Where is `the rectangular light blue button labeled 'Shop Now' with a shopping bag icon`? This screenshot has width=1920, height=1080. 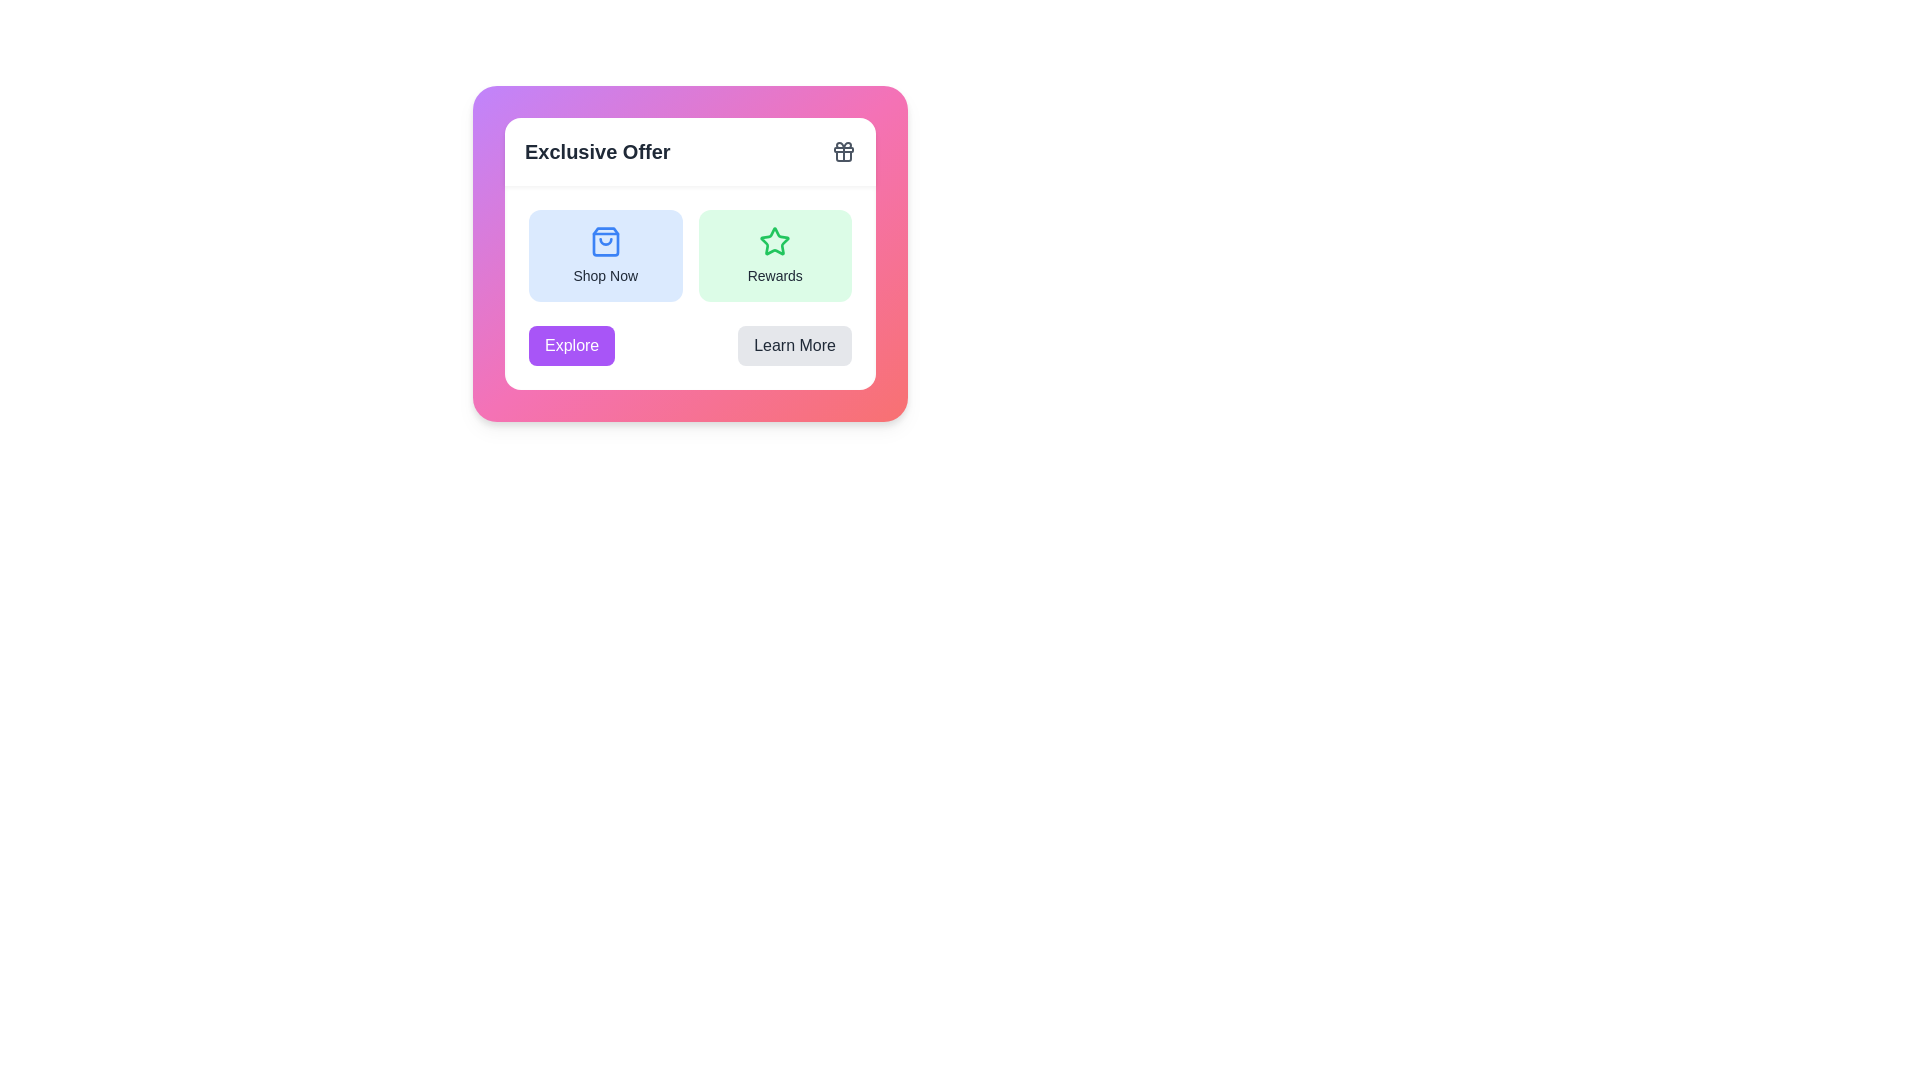 the rectangular light blue button labeled 'Shop Now' with a shopping bag icon is located at coordinates (604, 254).